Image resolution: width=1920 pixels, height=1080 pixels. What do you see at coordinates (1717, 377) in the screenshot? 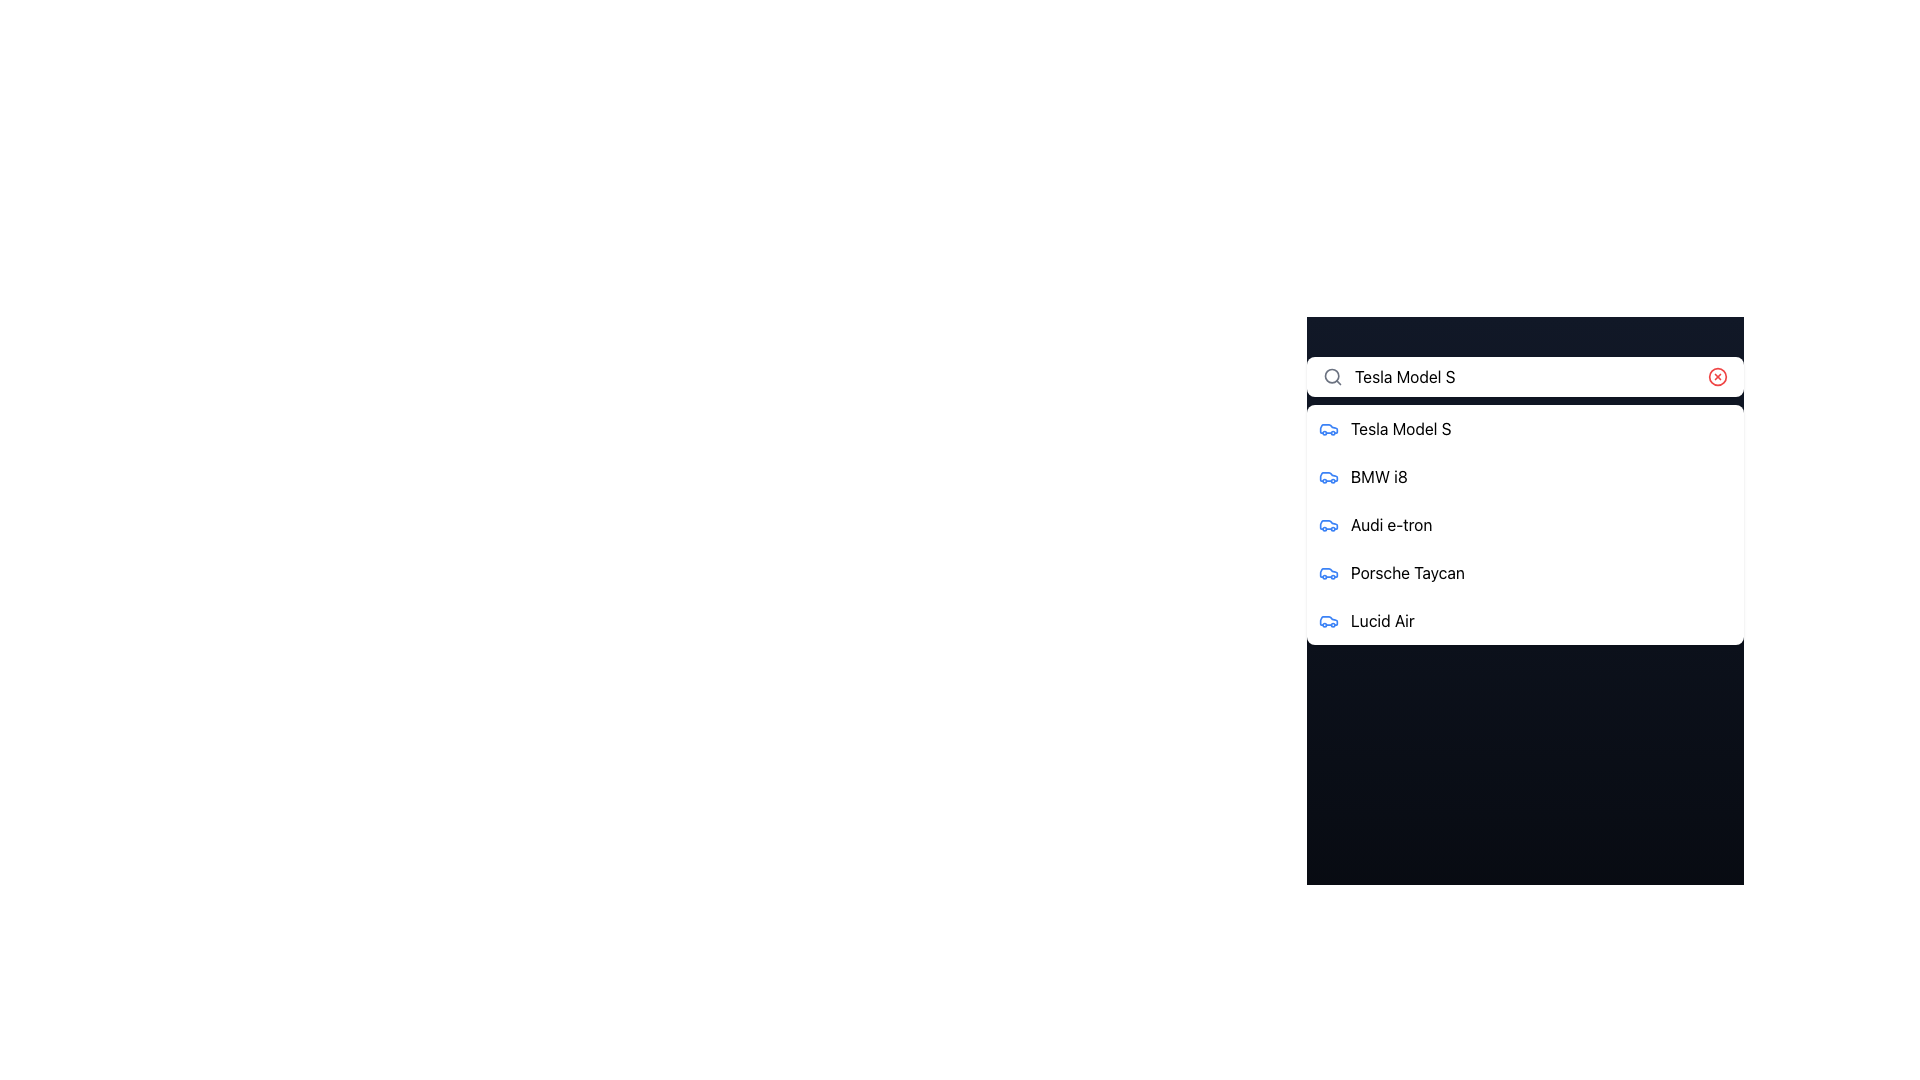
I see `the circular close button with a red border and 'X' icon, located at the rightmost side of the input field` at bounding box center [1717, 377].